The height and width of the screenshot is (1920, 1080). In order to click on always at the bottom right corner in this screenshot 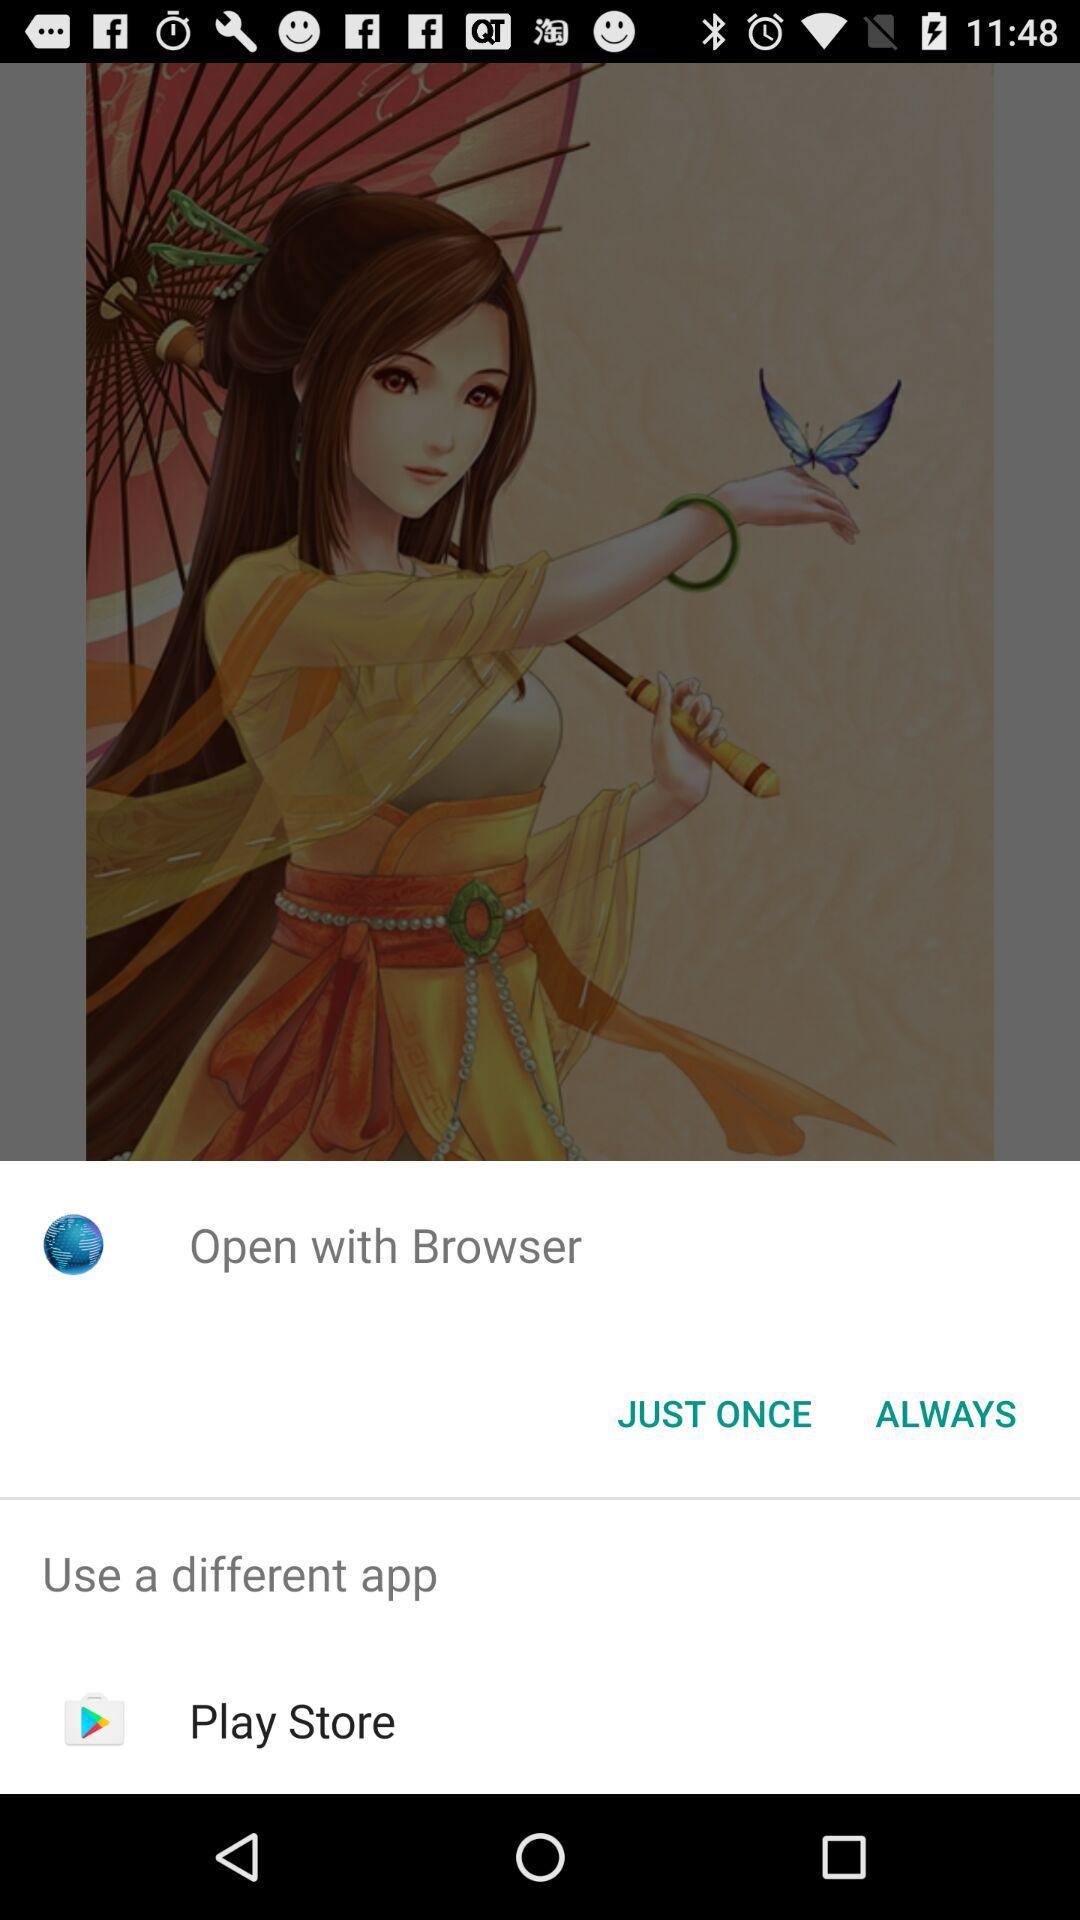, I will do `click(945, 1411)`.